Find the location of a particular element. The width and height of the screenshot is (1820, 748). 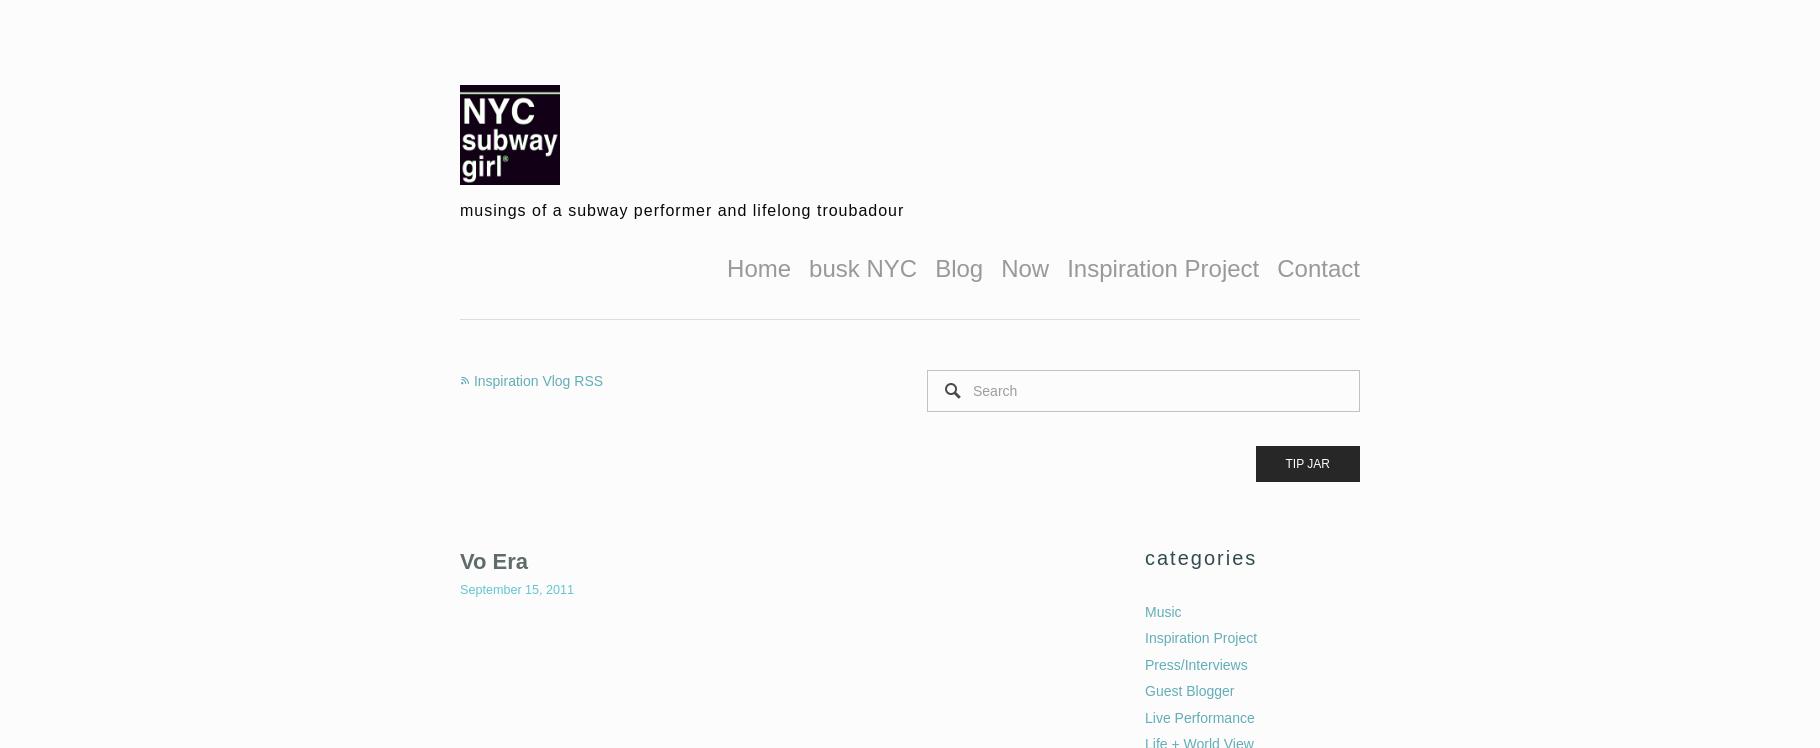

'September 15, 2011' is located at coordinates (459, 590).